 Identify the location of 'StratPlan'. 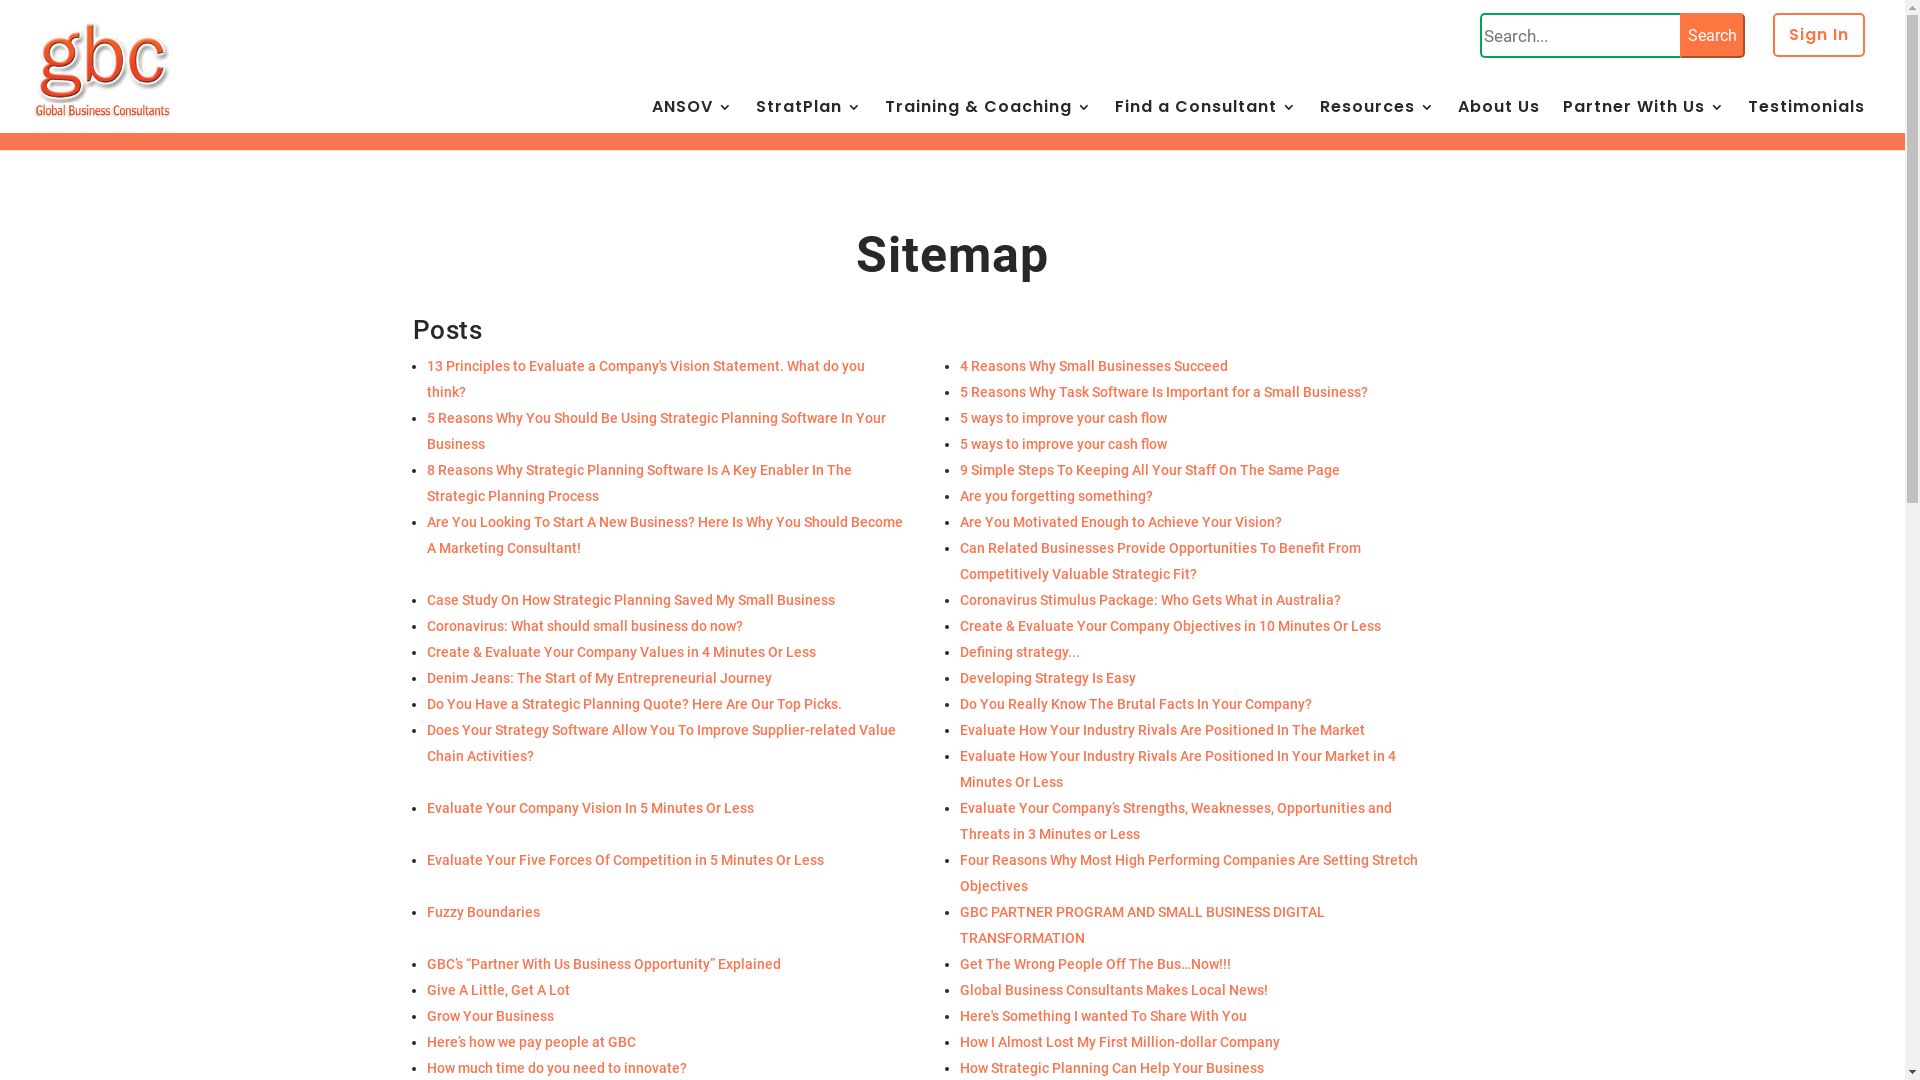
(754, 119).